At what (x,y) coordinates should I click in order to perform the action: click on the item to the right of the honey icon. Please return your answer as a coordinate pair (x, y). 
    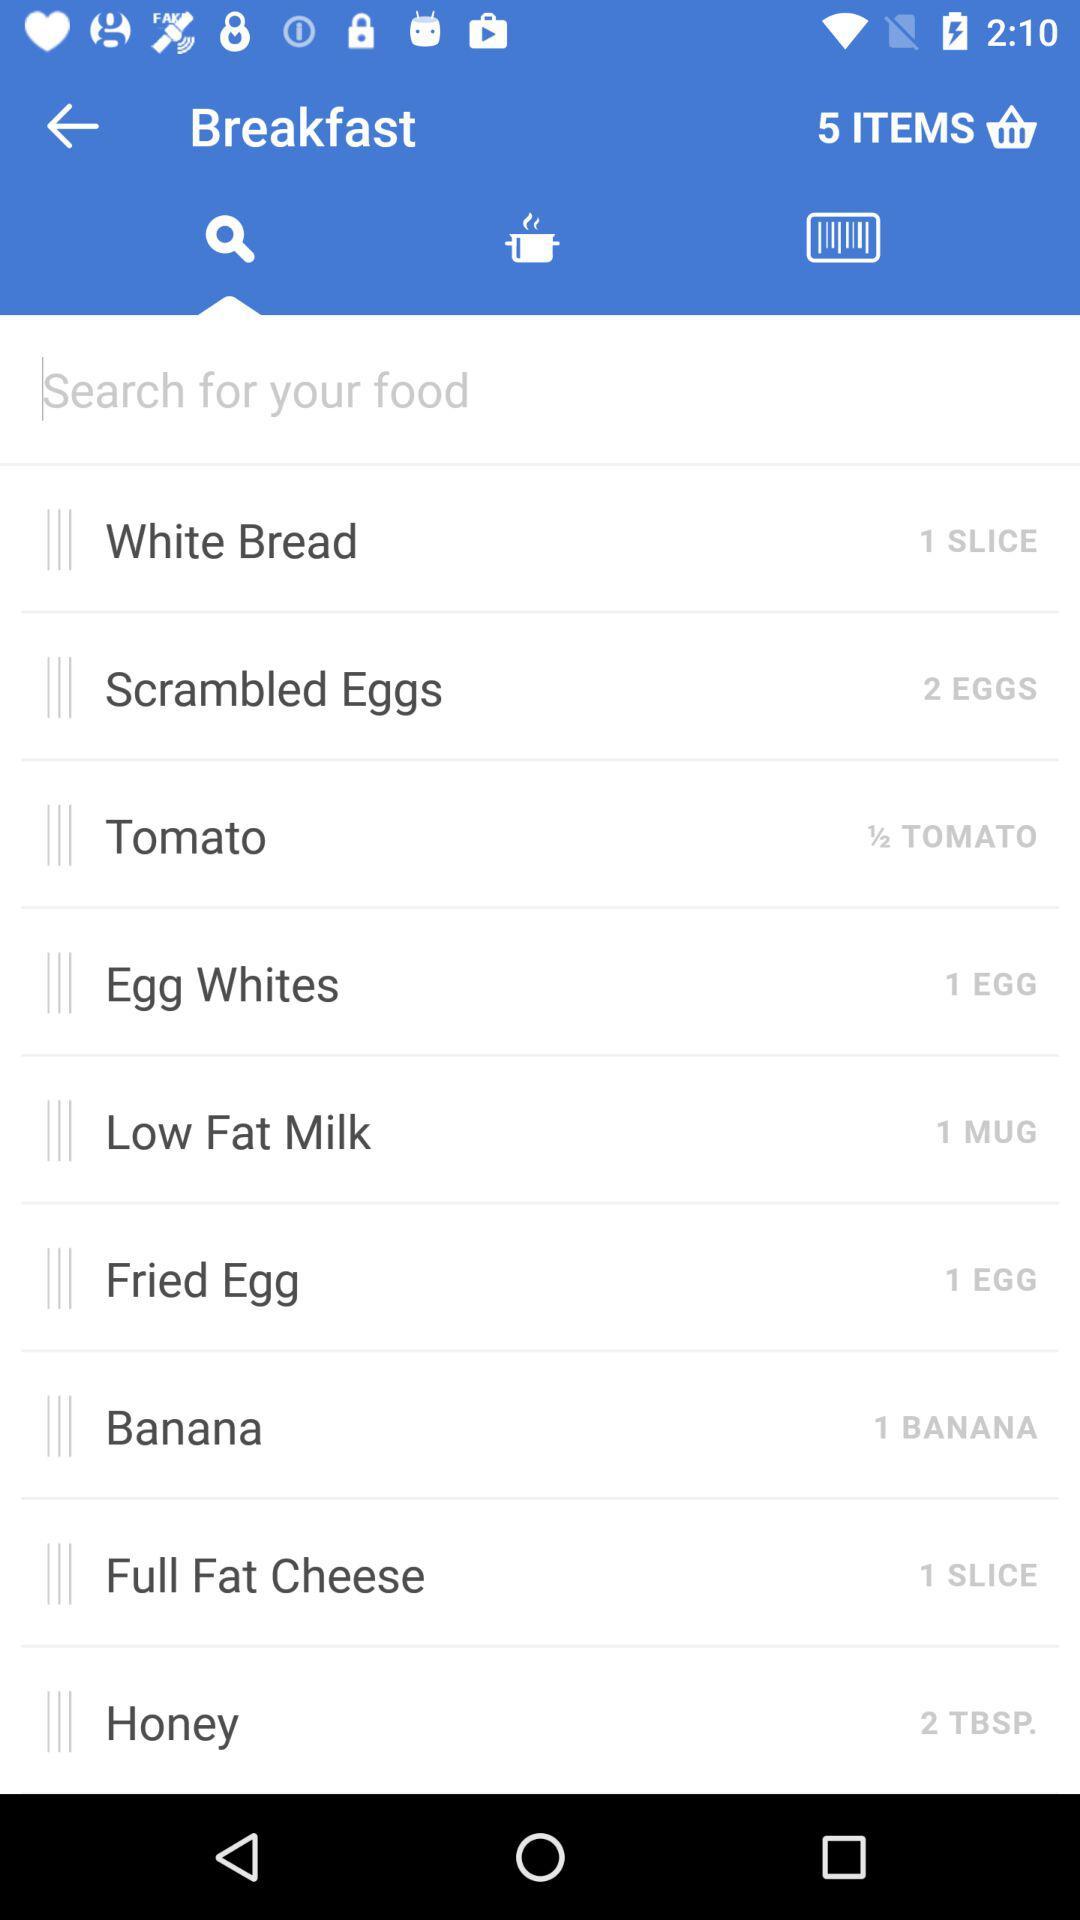
    Looking at the image, I should click on (977, 1720).